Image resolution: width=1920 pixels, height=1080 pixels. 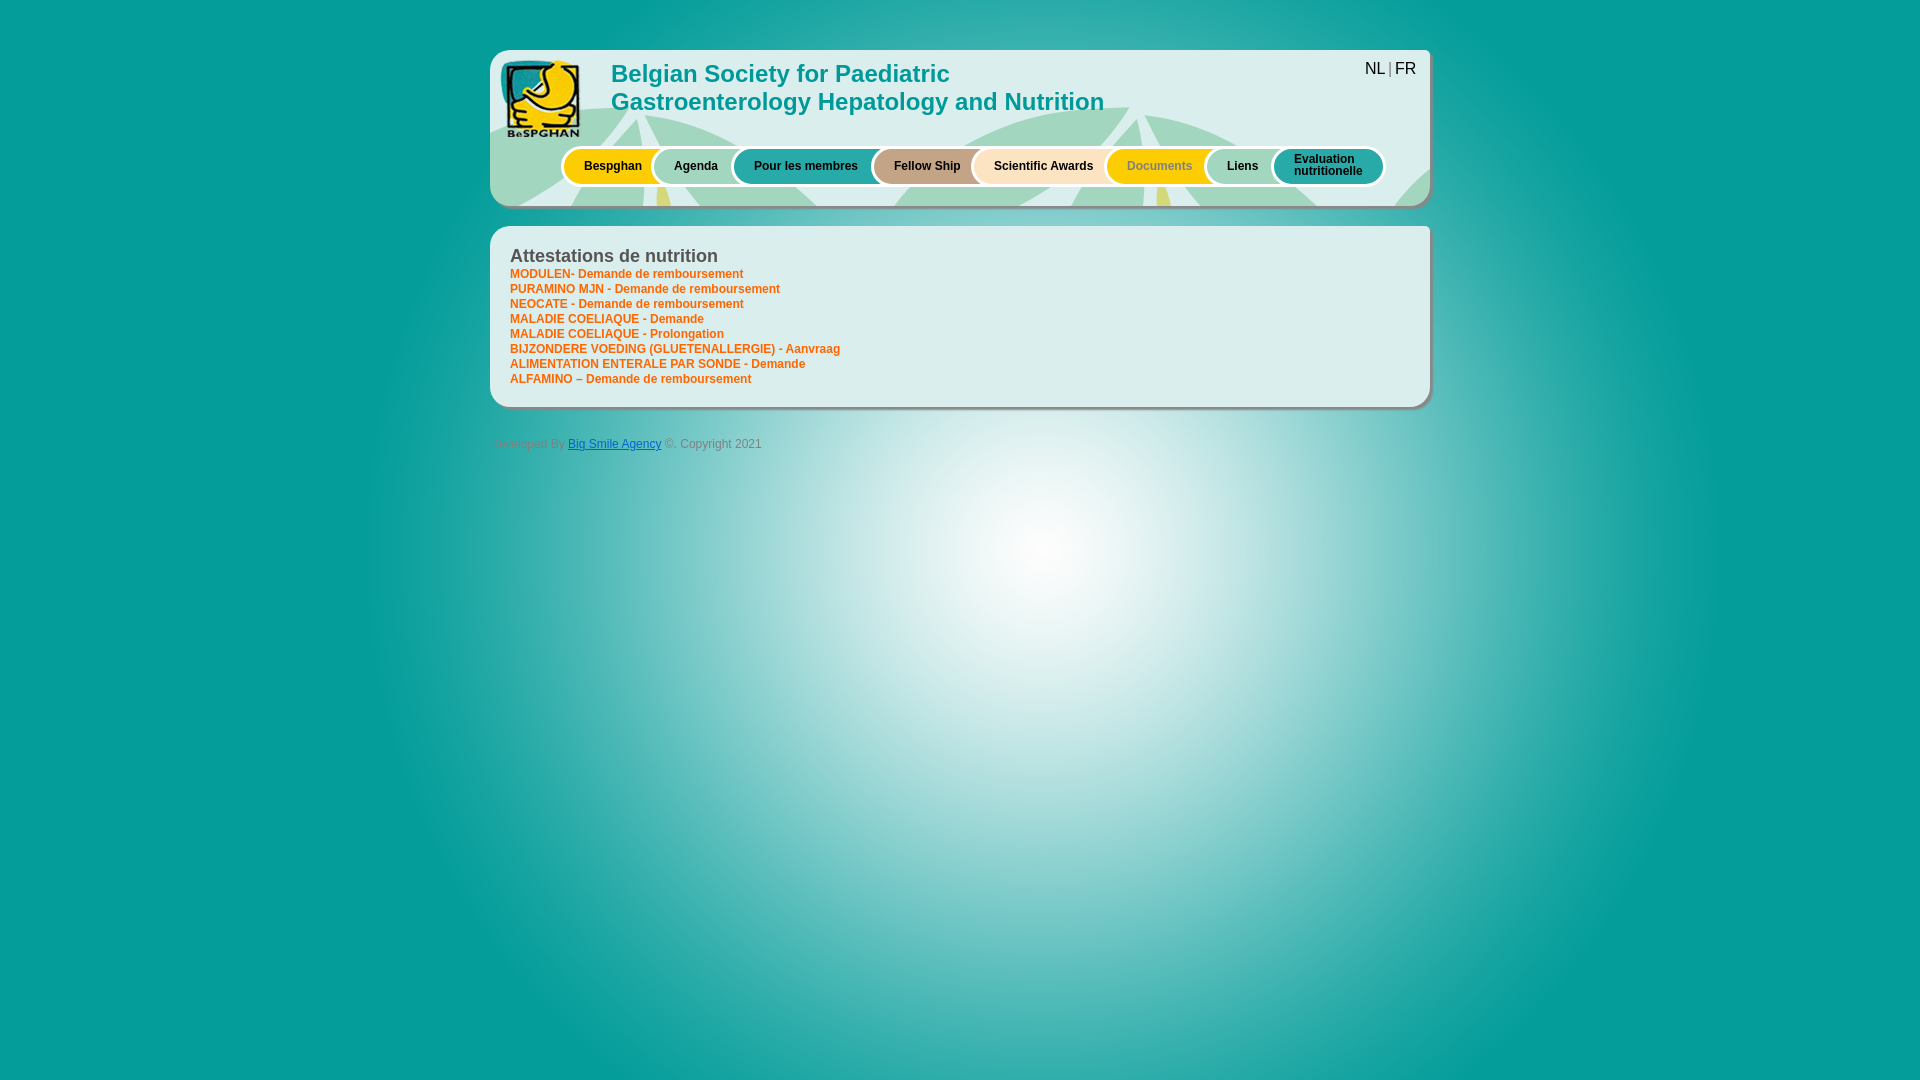 I want to click on 'NEOCATE - Demande de remboursement', so click(x=626, y=304).